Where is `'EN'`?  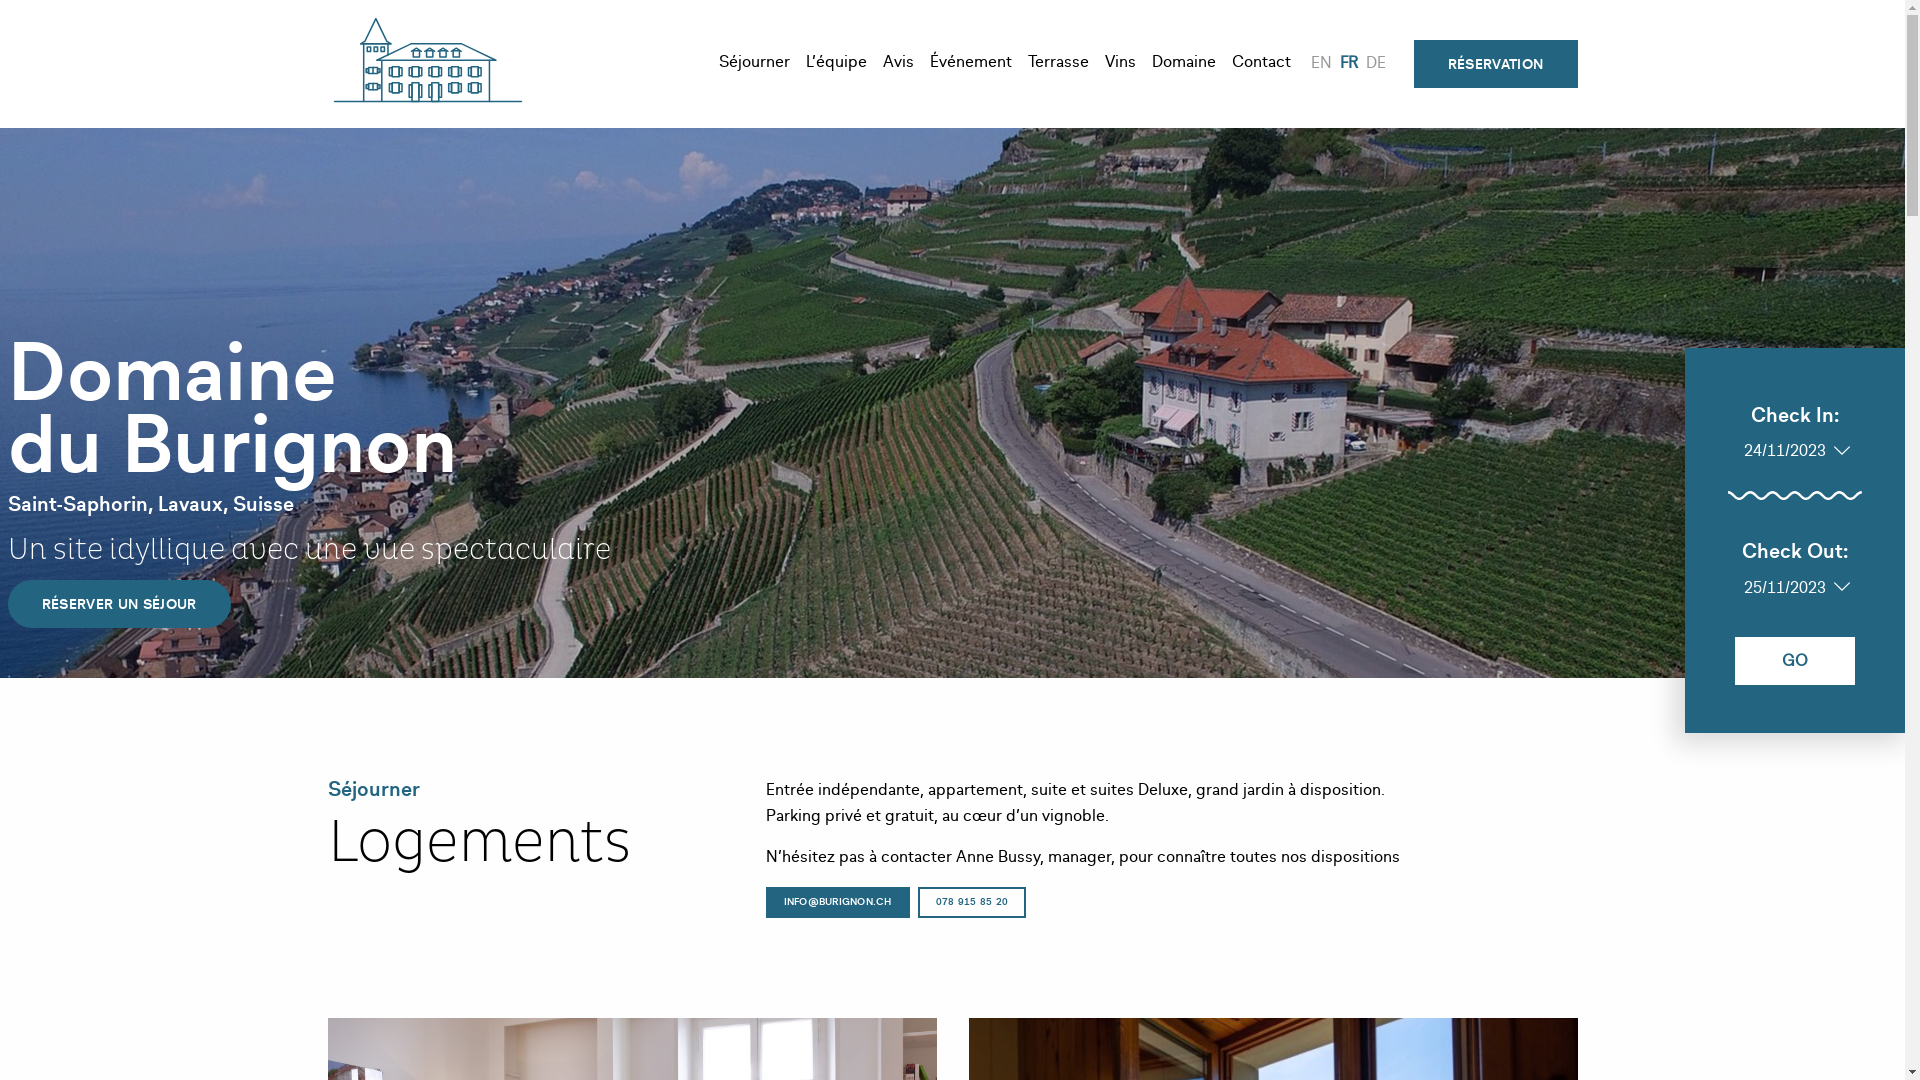 'EN' is located at coordinates (1321, 63).